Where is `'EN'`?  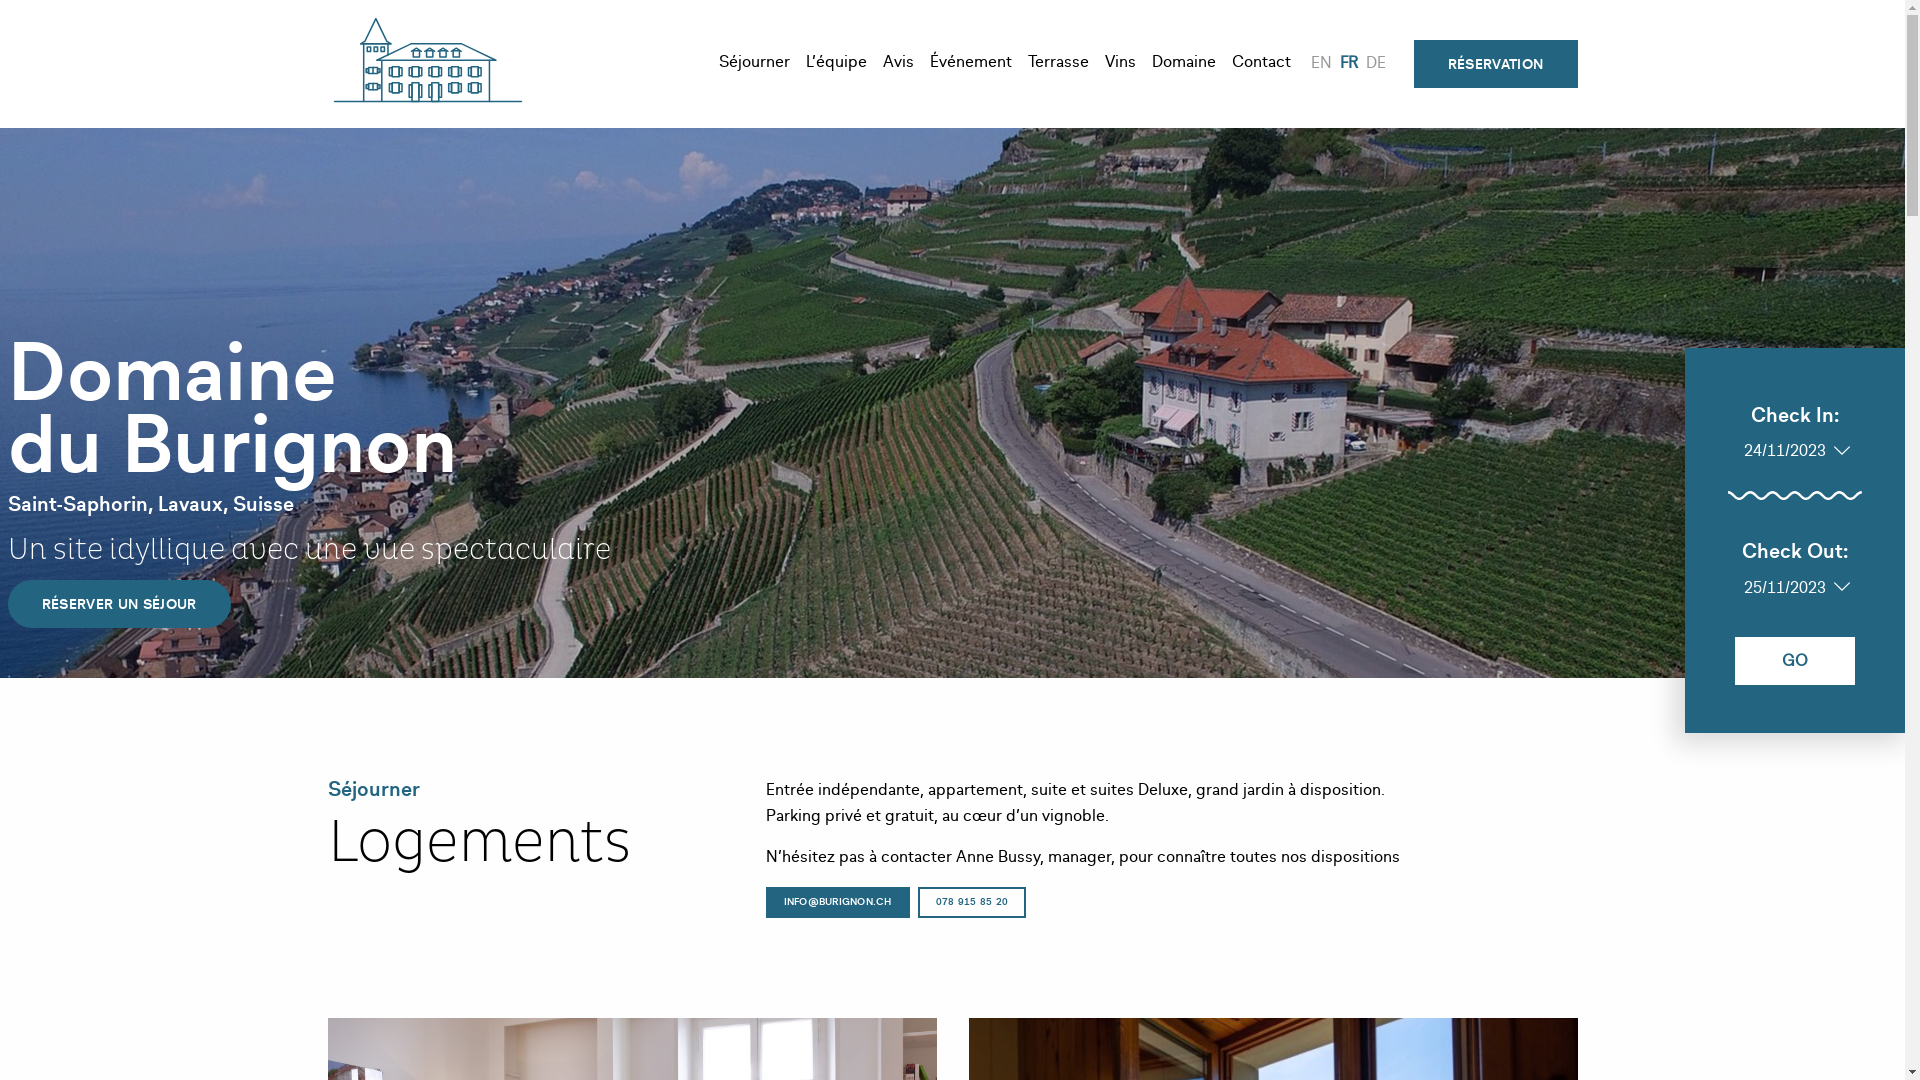 'EN' is located at coordinates (1321, 63).